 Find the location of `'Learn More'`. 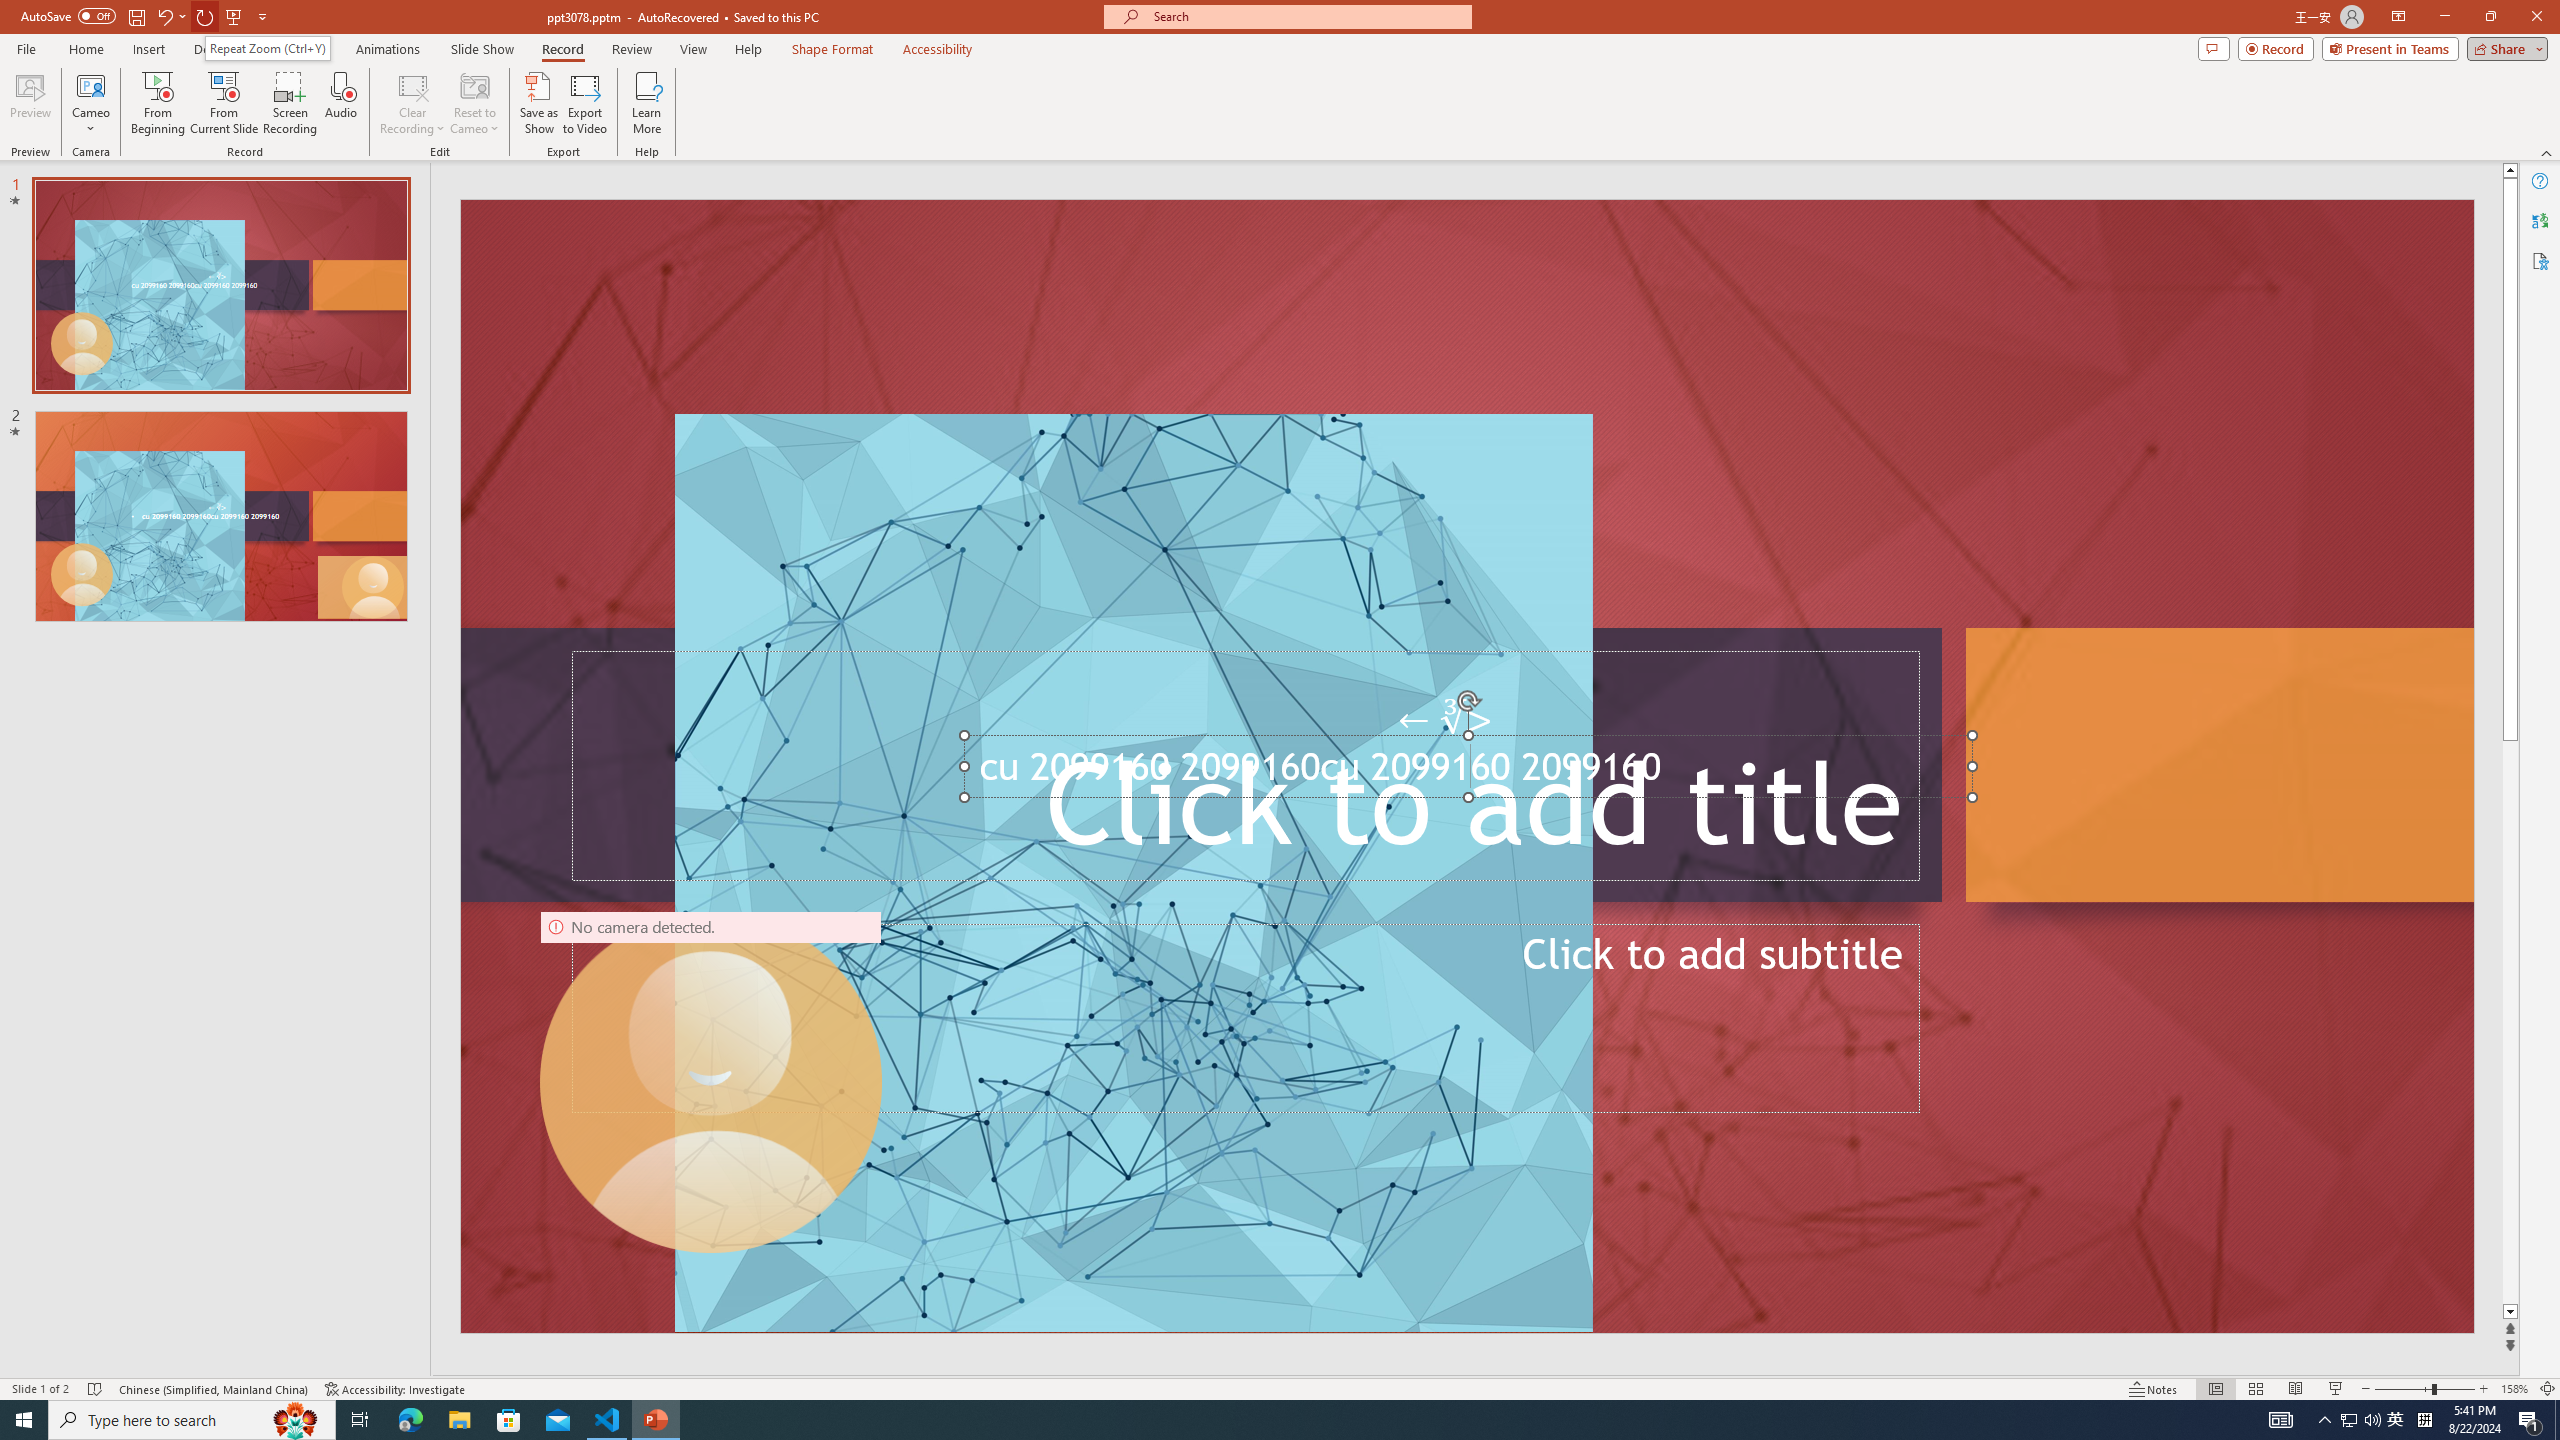

'Learn More' is located at coordinates (647, 103).